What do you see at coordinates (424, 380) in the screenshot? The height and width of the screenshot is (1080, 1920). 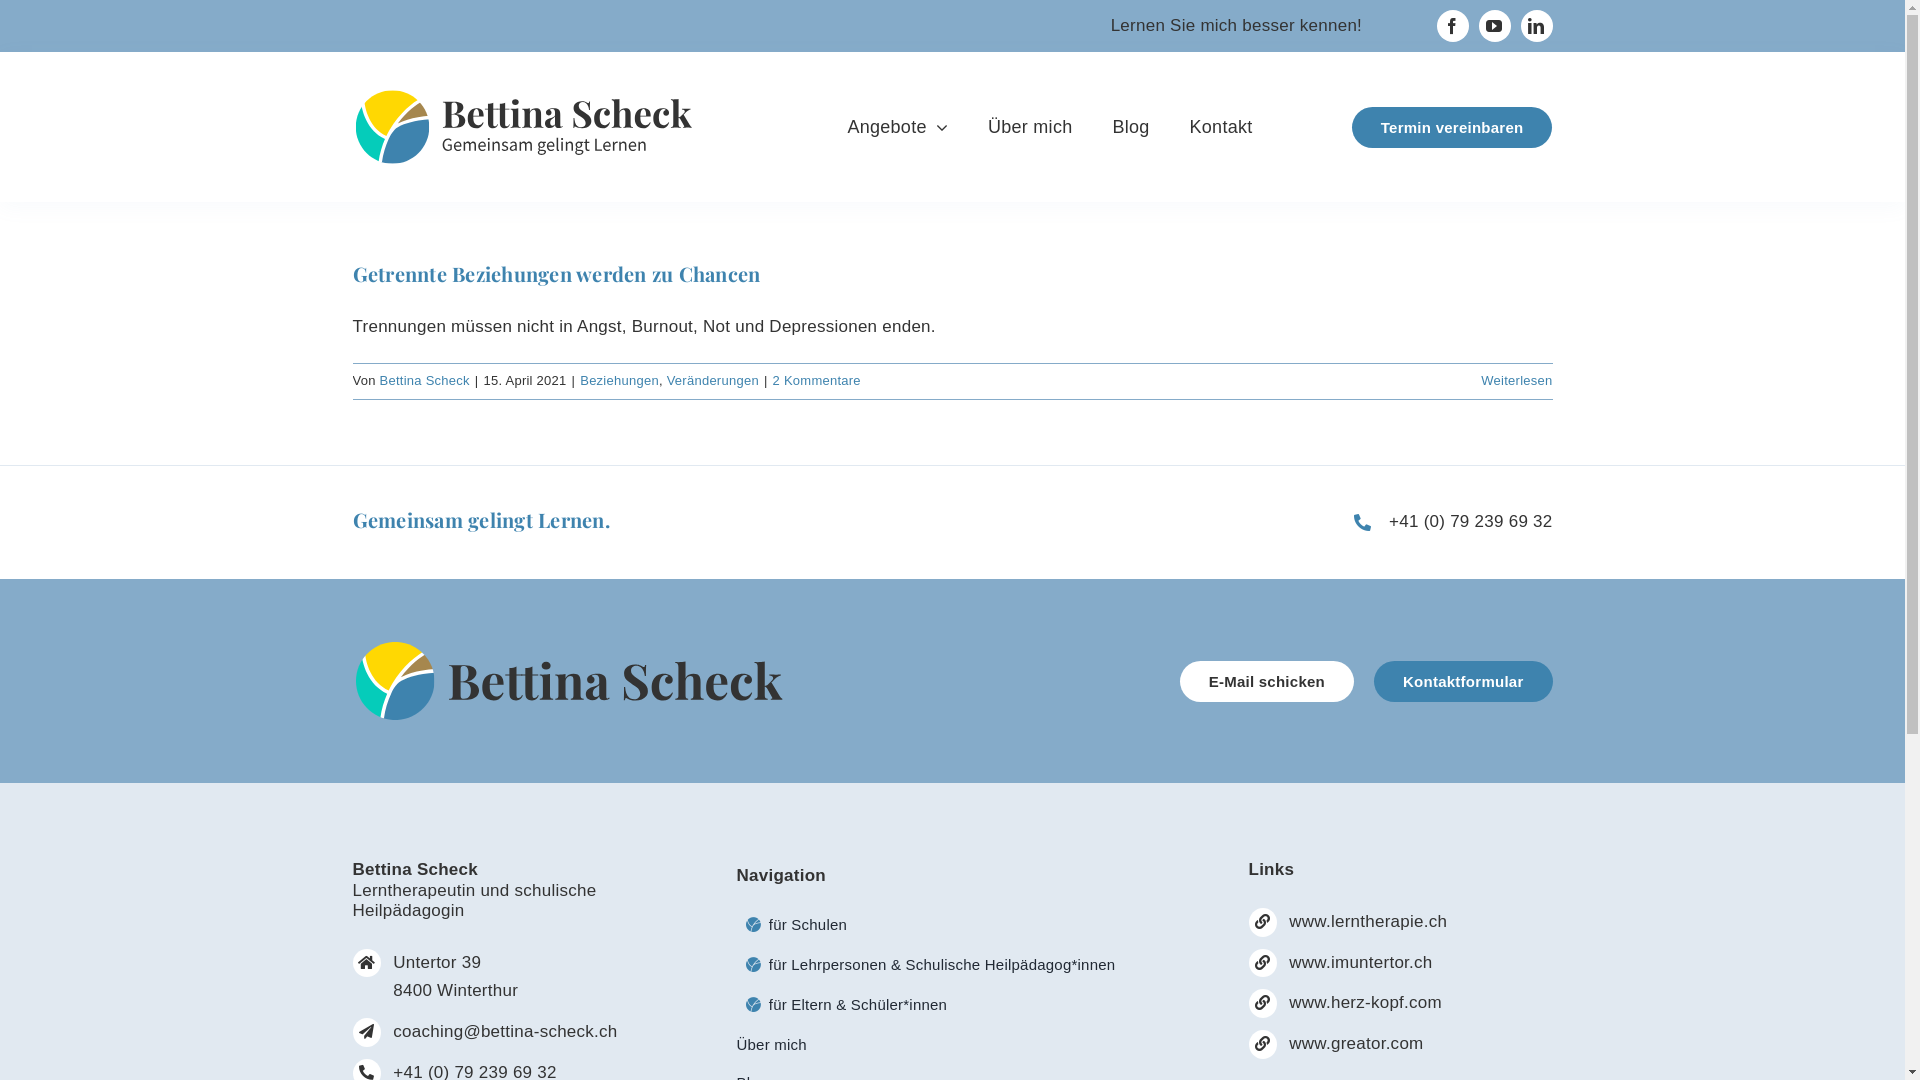 I see `'Bettina Scheck'` at bounding box center [424, 380].